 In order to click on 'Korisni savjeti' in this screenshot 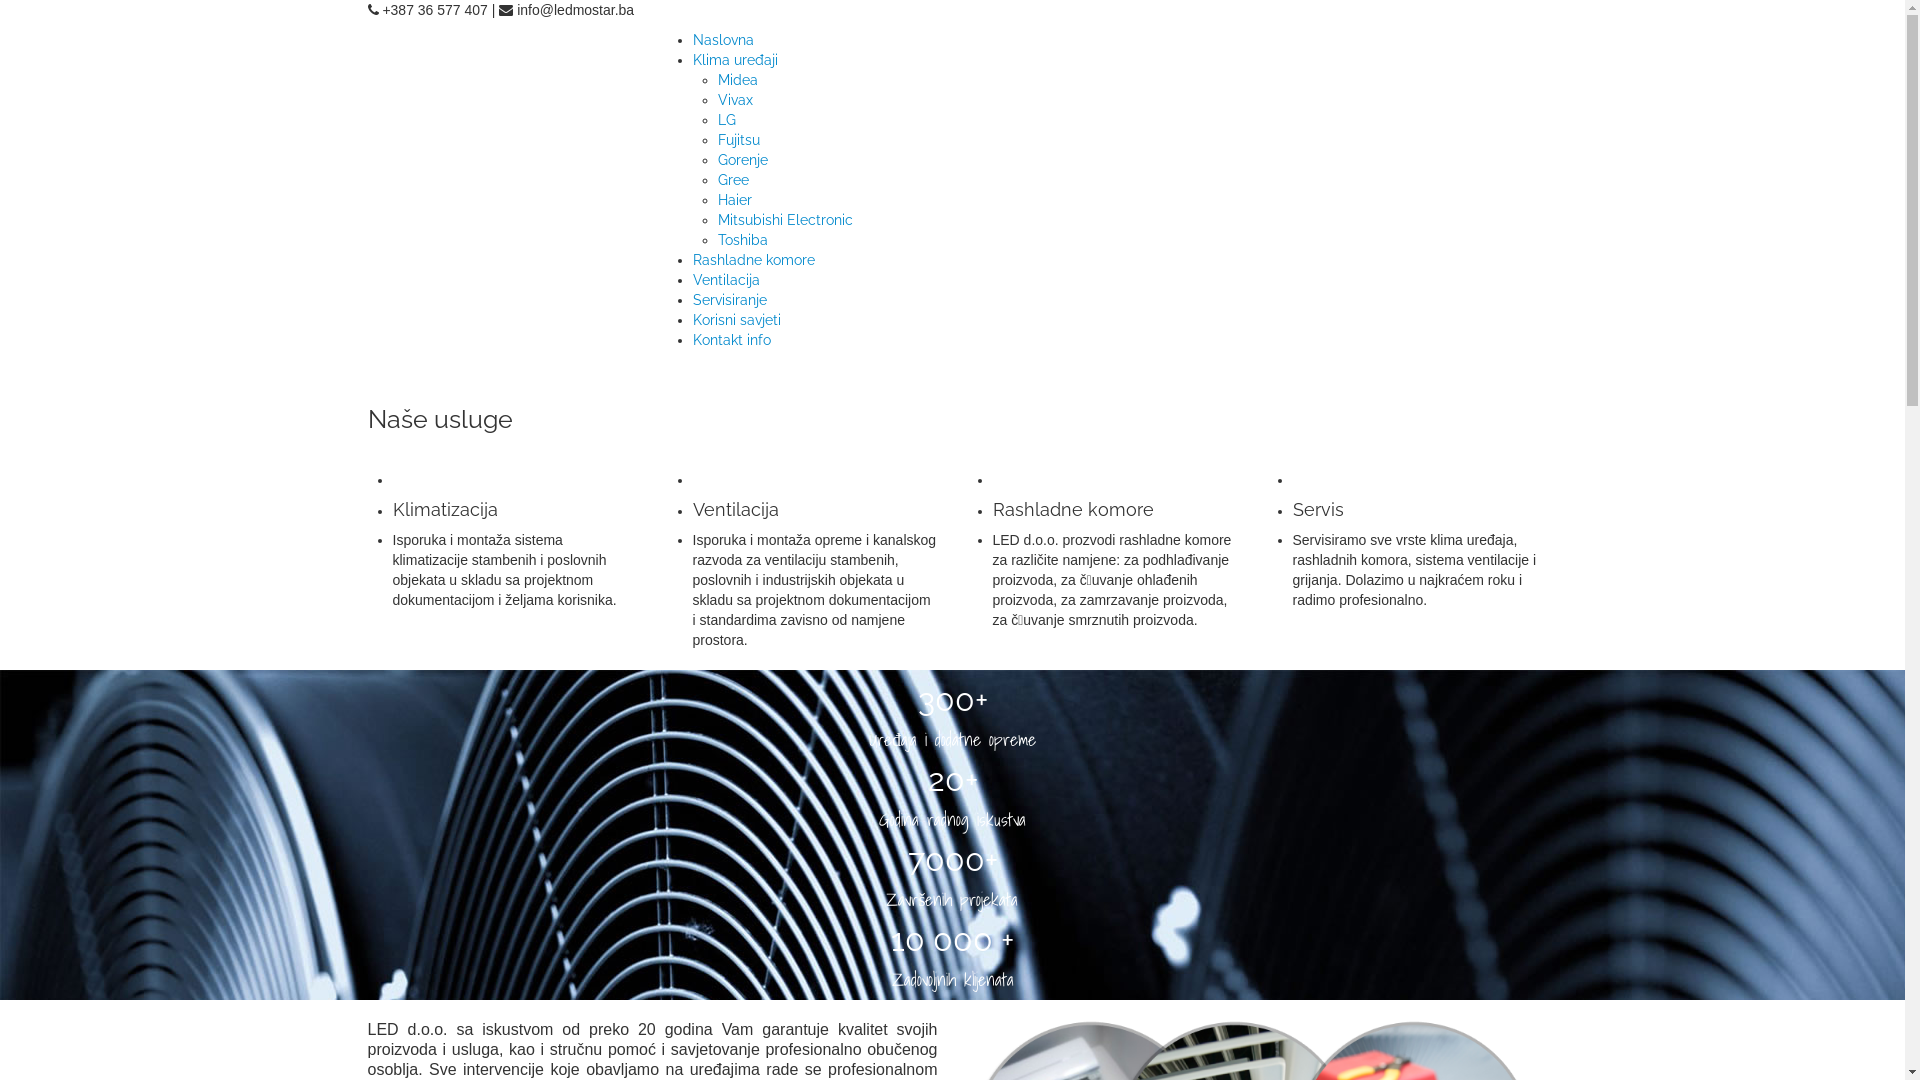, I will do `click(734, 319)`.